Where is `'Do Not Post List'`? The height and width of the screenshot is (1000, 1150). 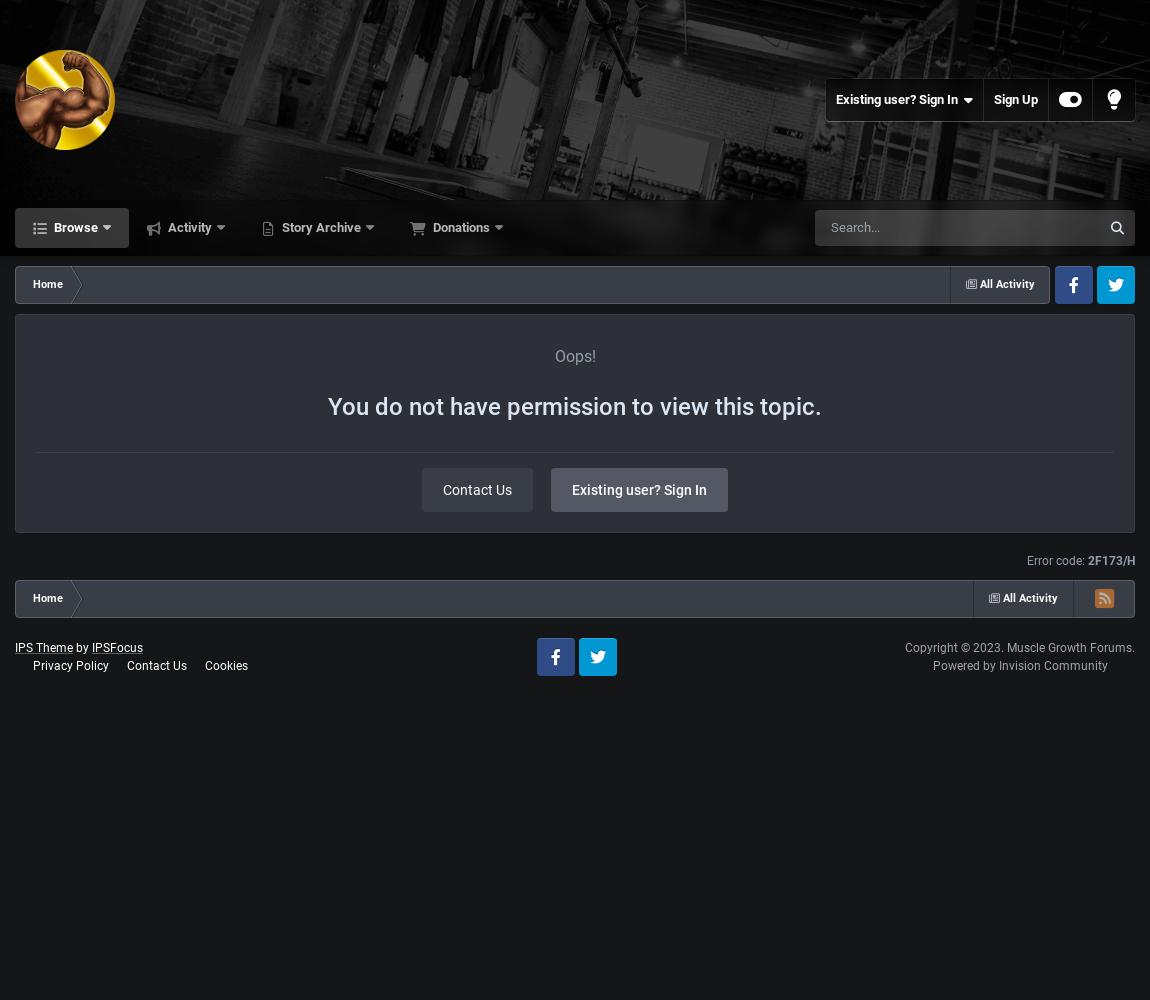
'Do Not Post List' is located at coordinates (104, 533).